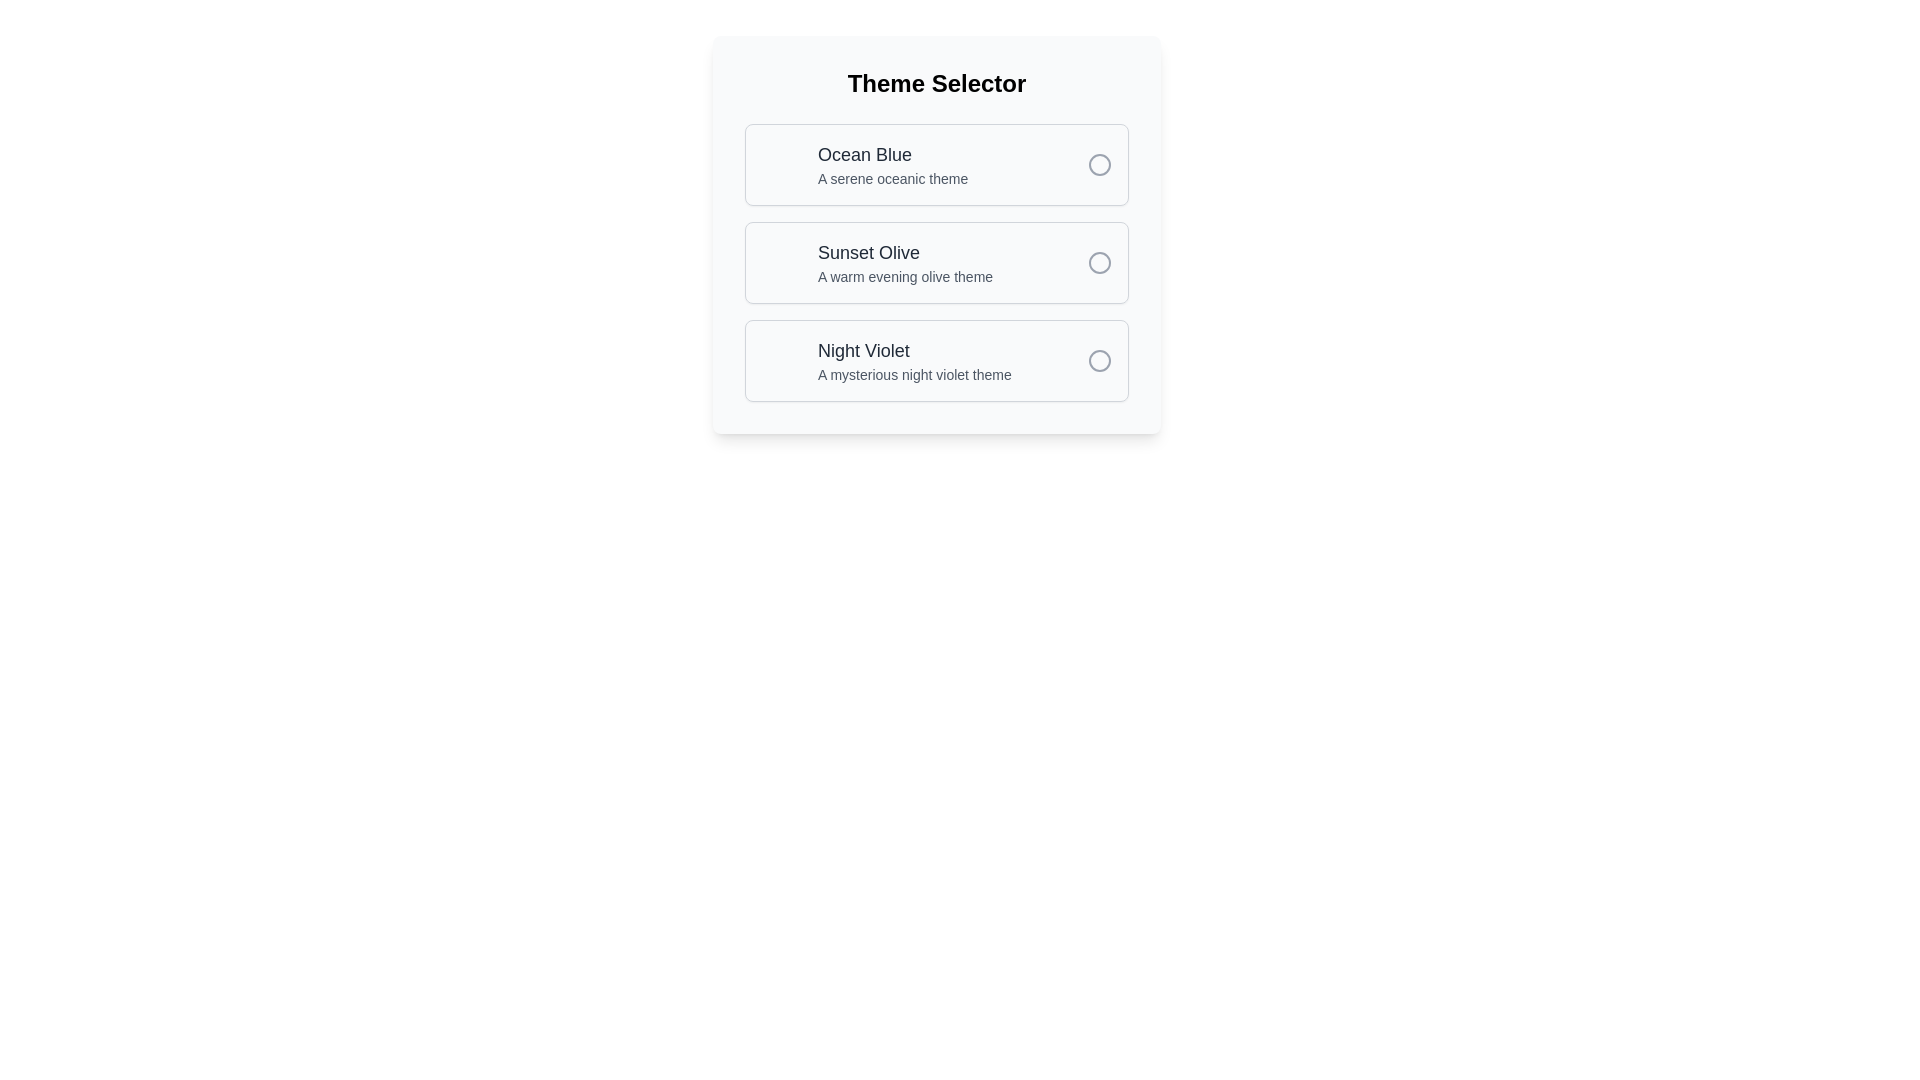 Image resolution: width=1920 pixels, height=1080 pixels. I want to click on the text display element titled 'Ocean Blue', so click(892, 164).